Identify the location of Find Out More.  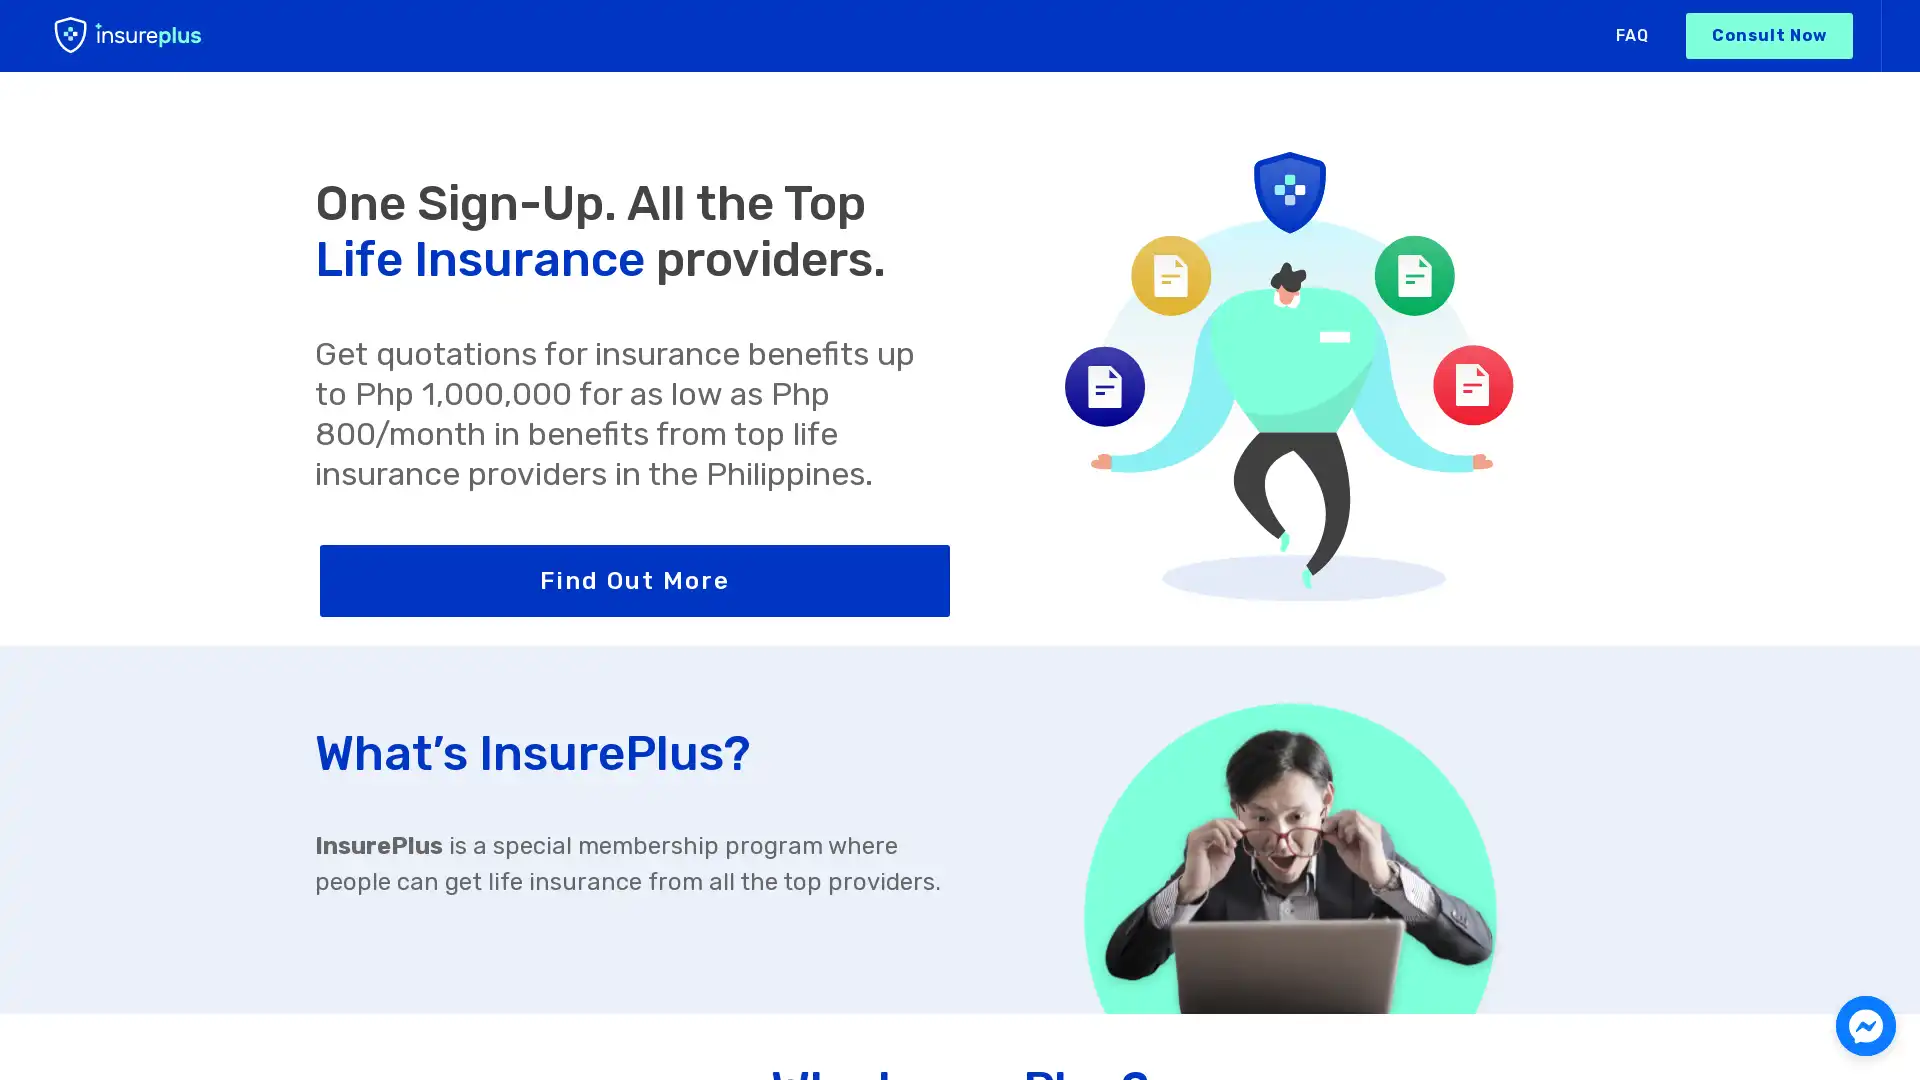
(633, 581).